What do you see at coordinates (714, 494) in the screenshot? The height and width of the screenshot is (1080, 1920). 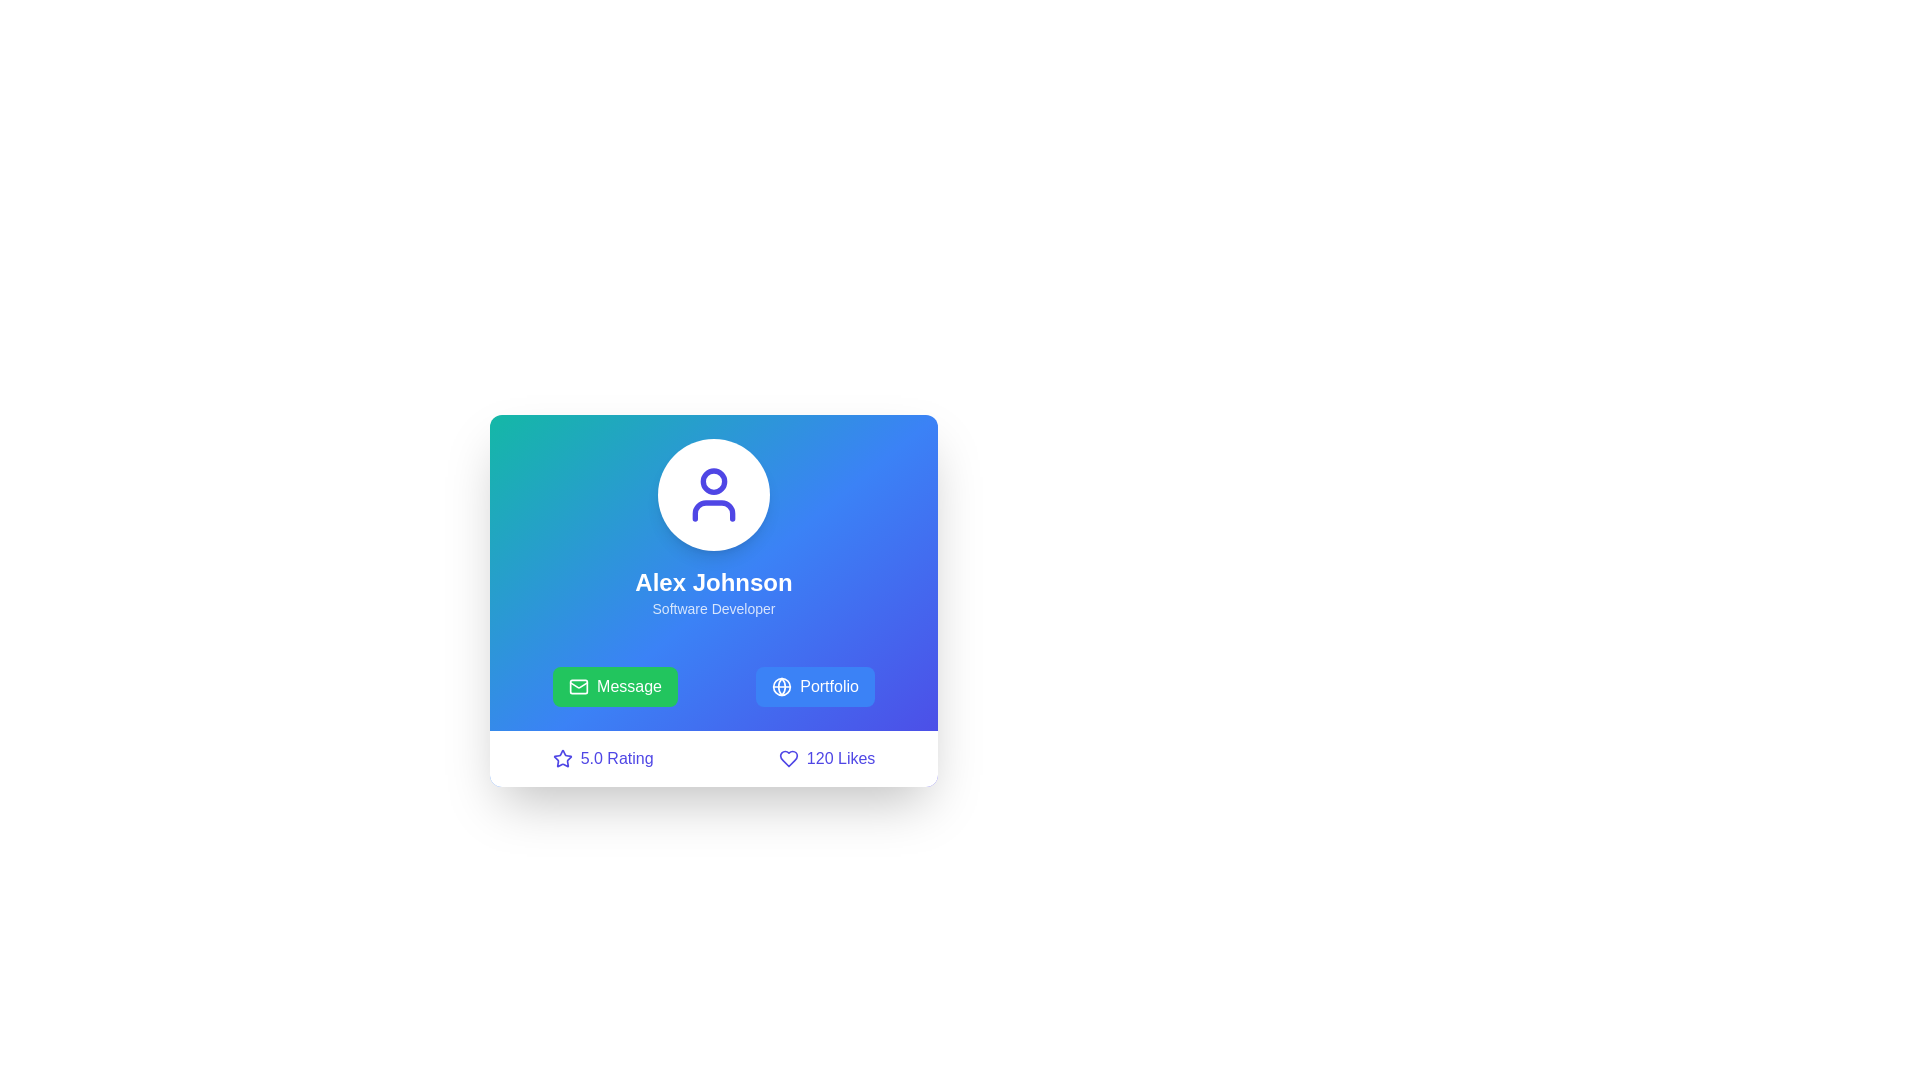 I see `the user profile icon, which is a bold purple icon of a circular head shape with shoulders, located at the top-center of a rectangular card with a white background` at bounding box center [714, 494].